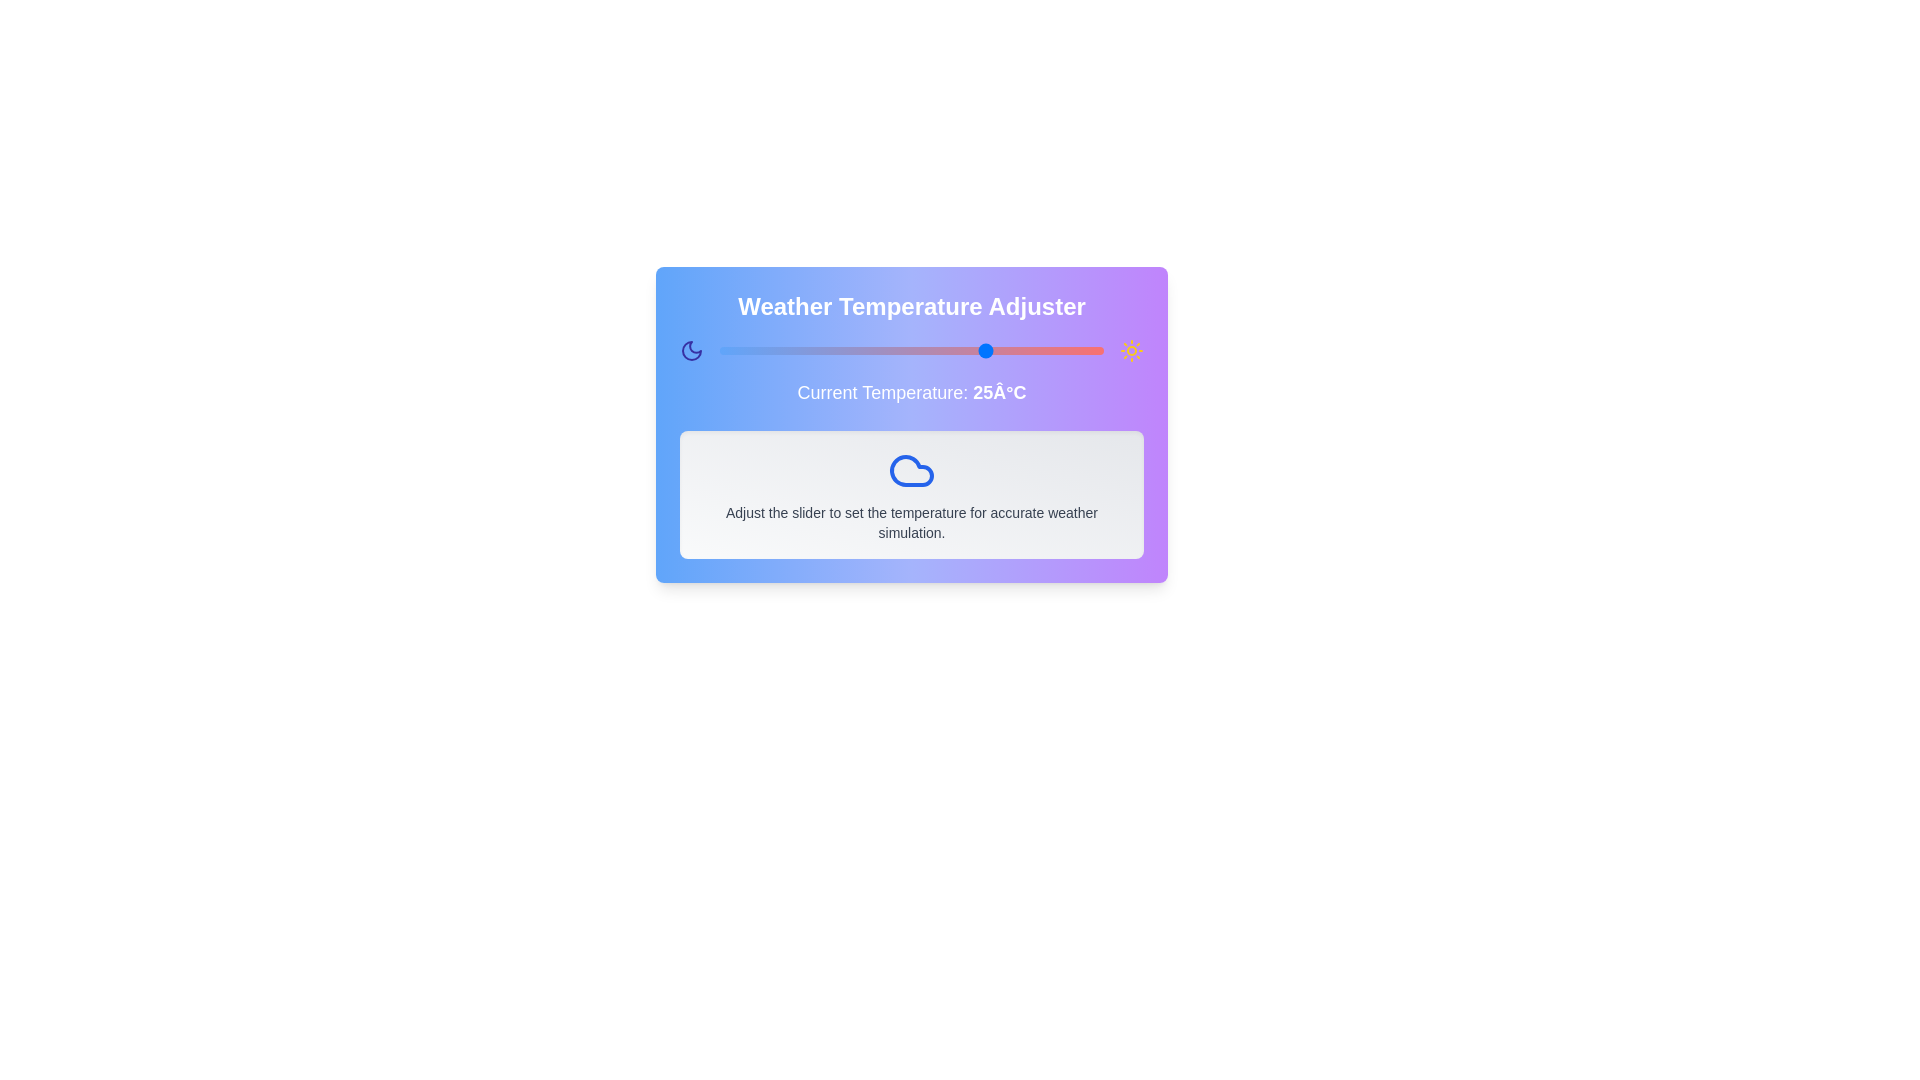  What do you see at coordinates (804, 350) in the screenshot?
I see `the temperature slider to set the temperature to 1 degrees Celsius` at bounding box center [804, 350].